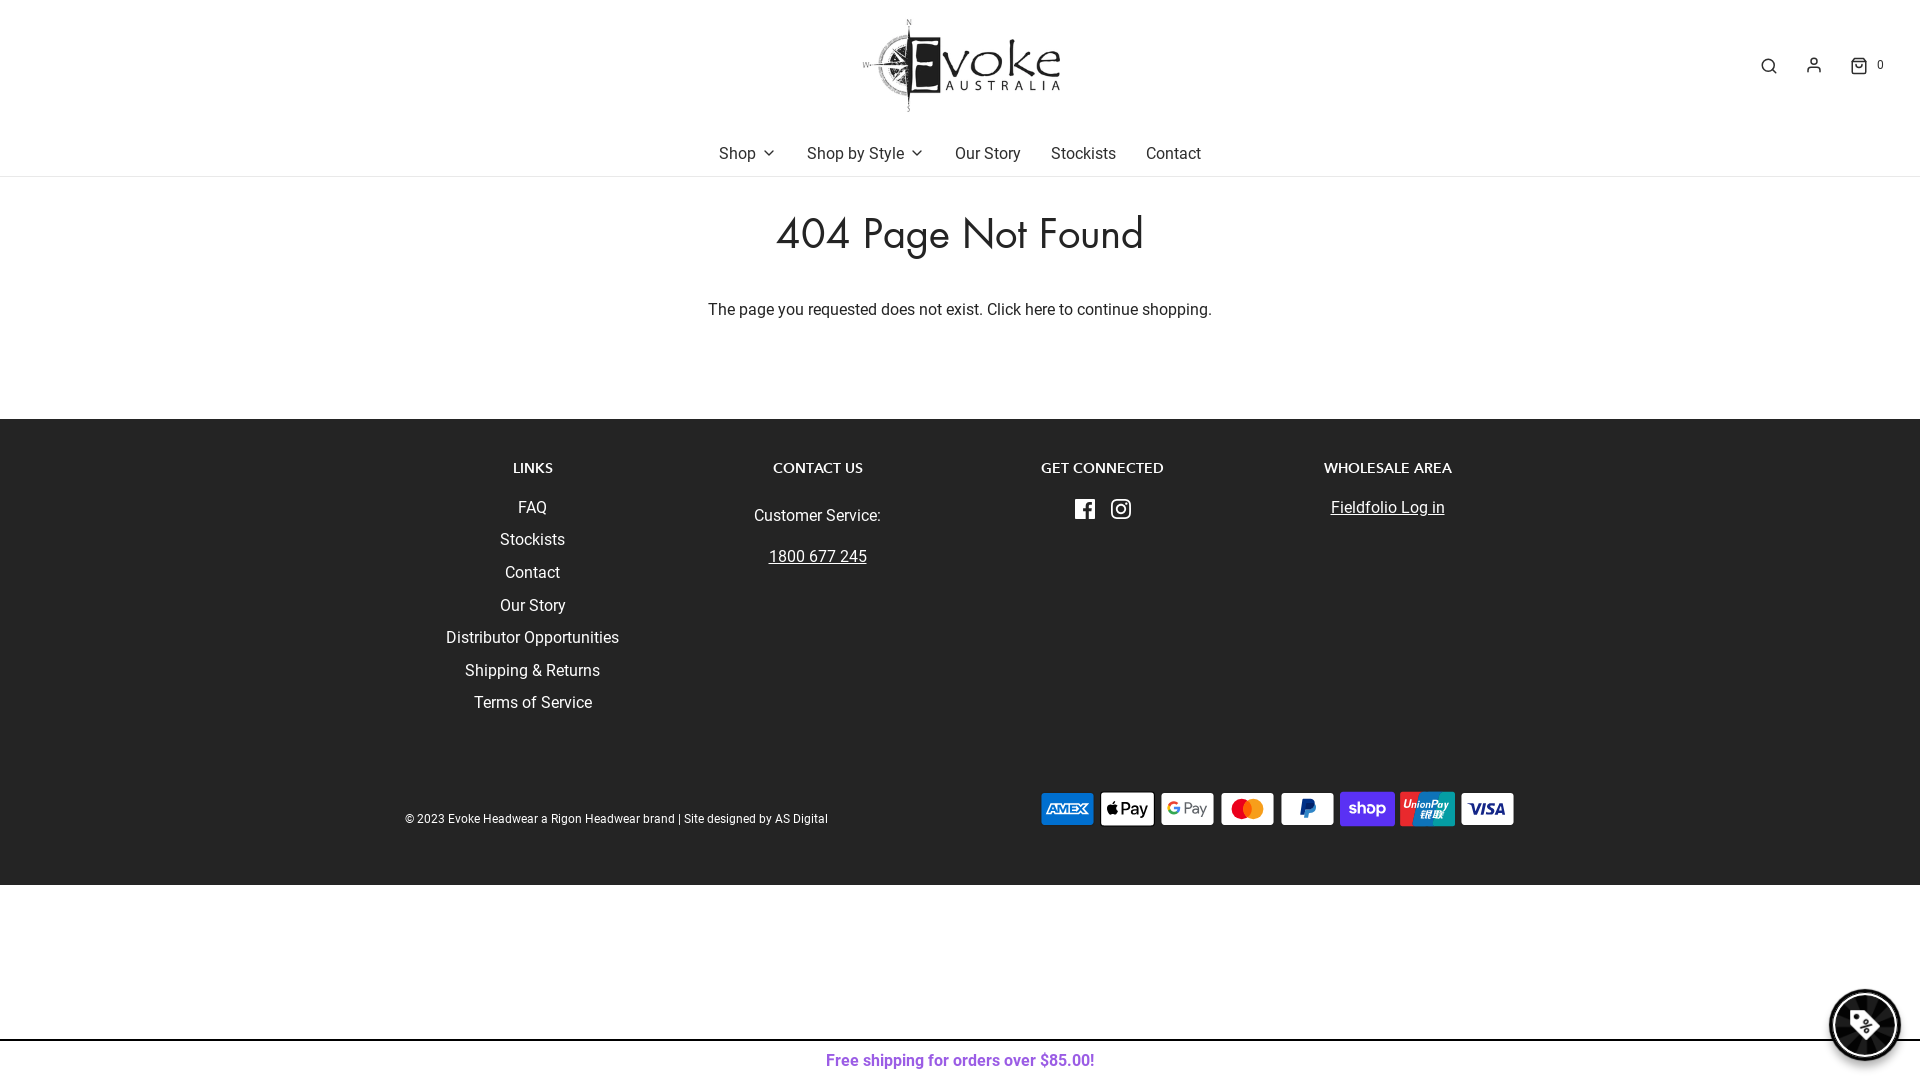  What do you see at coordinates (532, 608) in the screenshot?
I see `'Our Story'` at bounding box center [532, 608].